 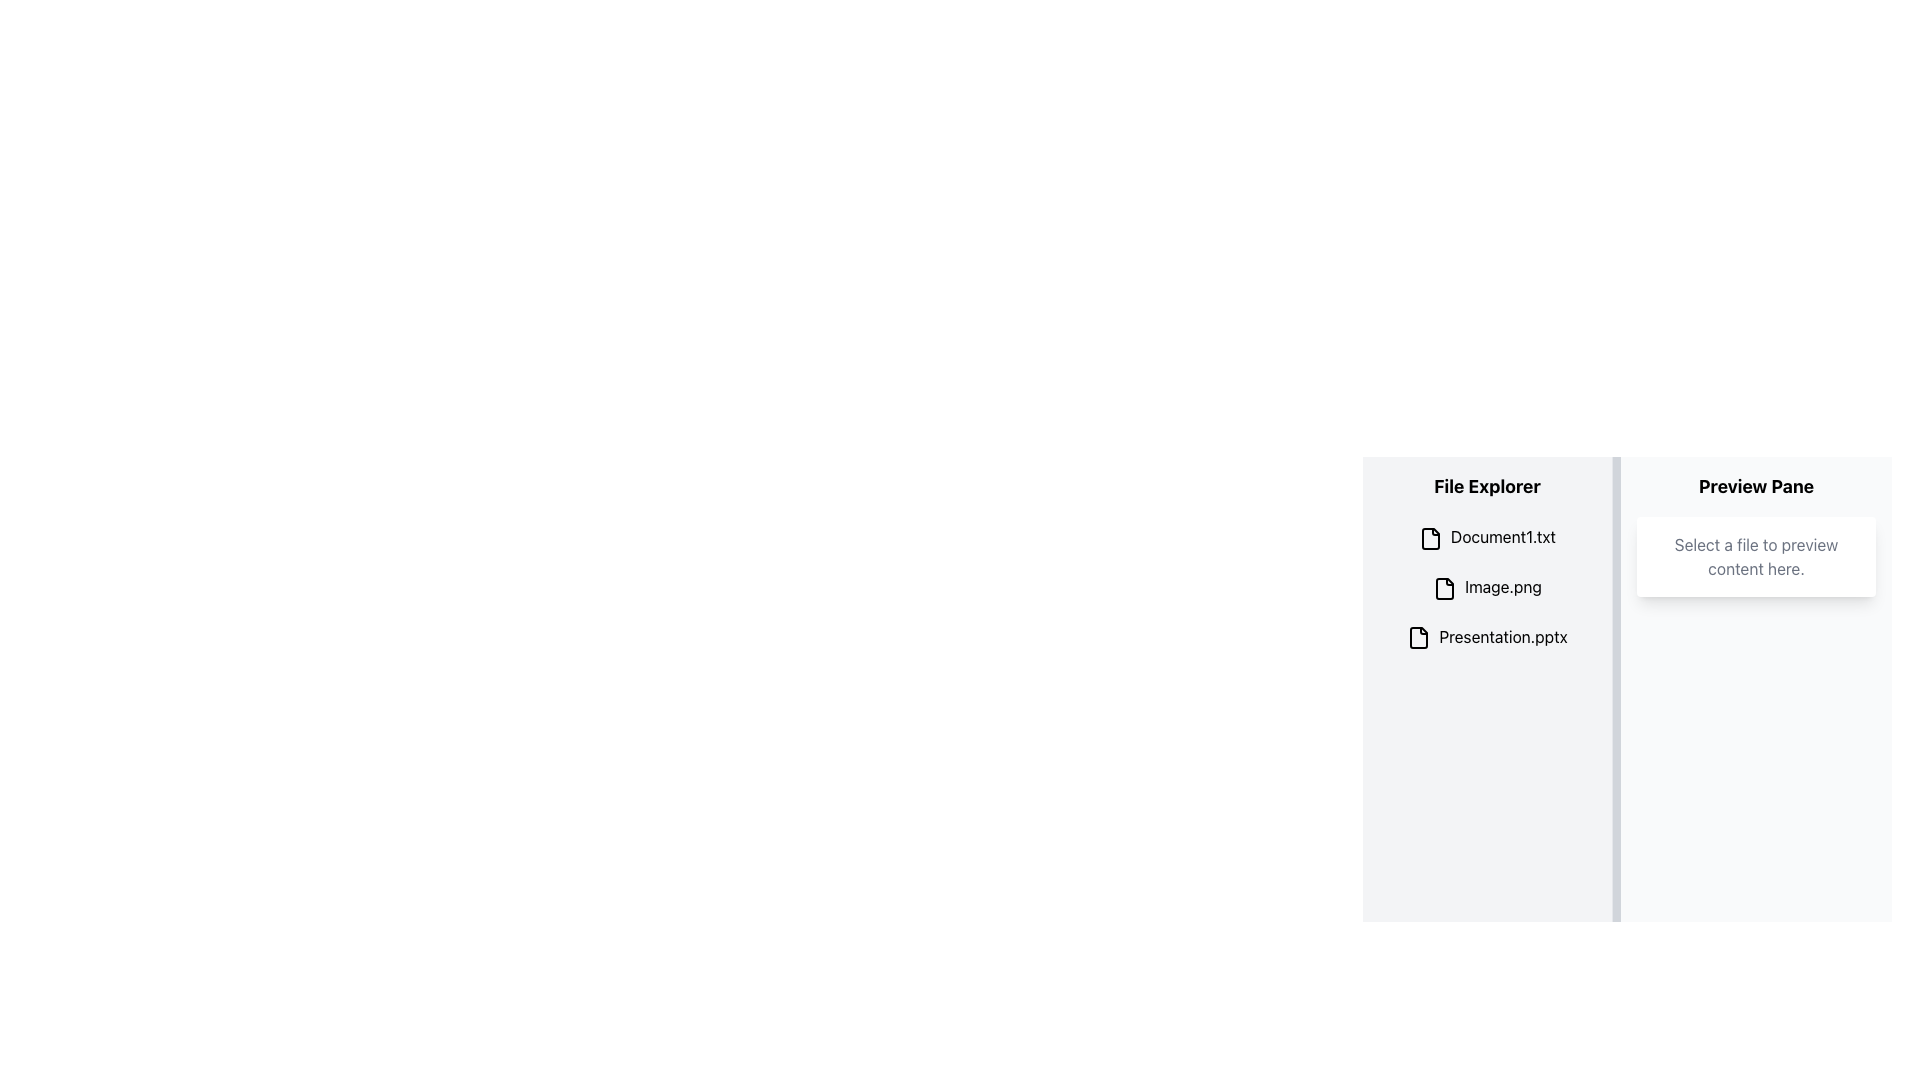 What do you see at coordinates (1755, 556) in the screenshot?
I see `the instructional text label that prompts the user to select a file` at bounding box center [1755, 556].